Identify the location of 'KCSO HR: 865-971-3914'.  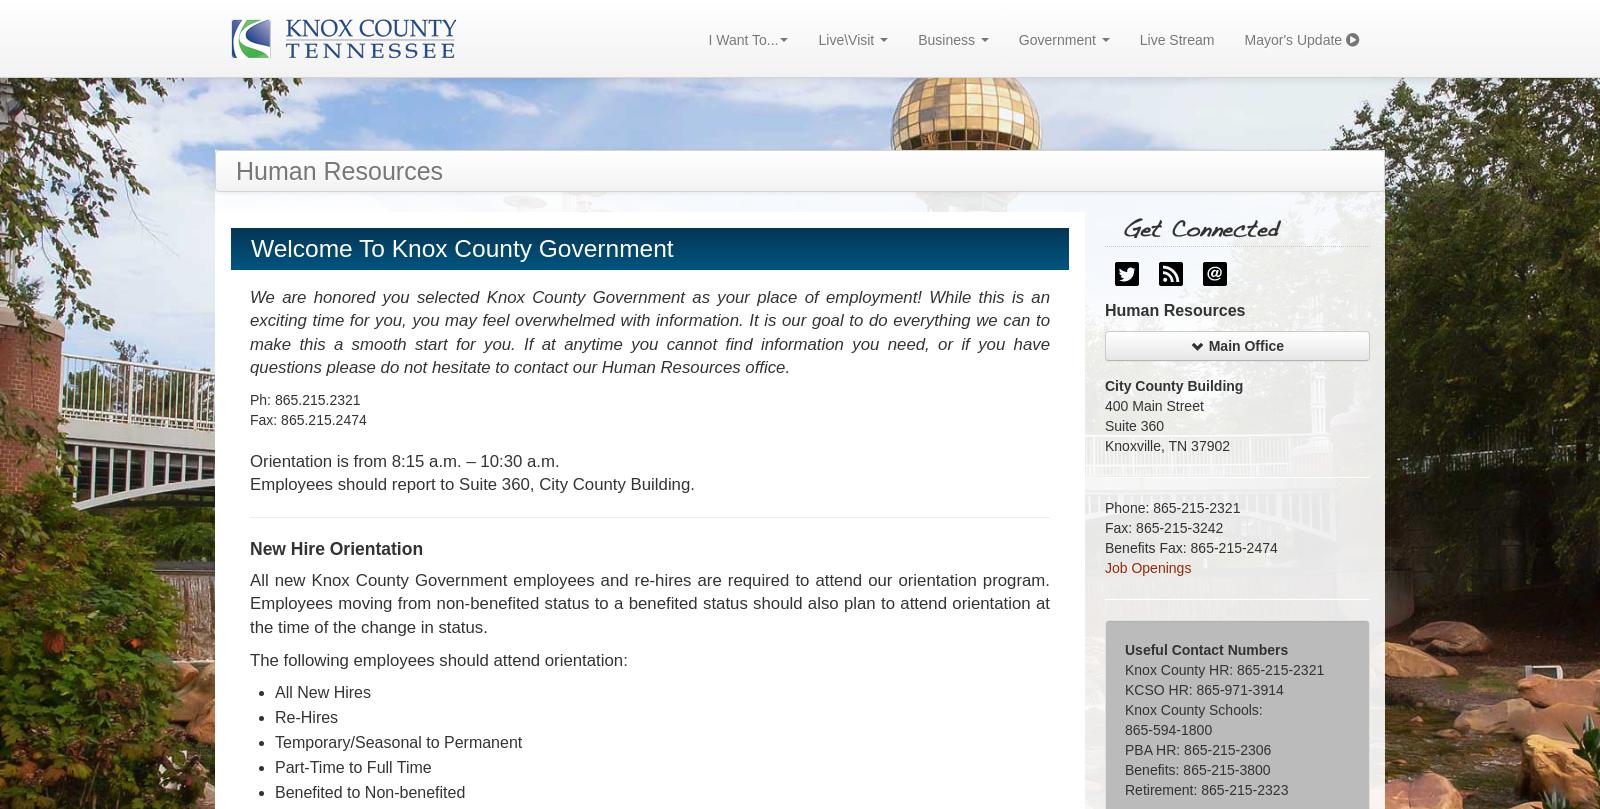
(1202, 688).